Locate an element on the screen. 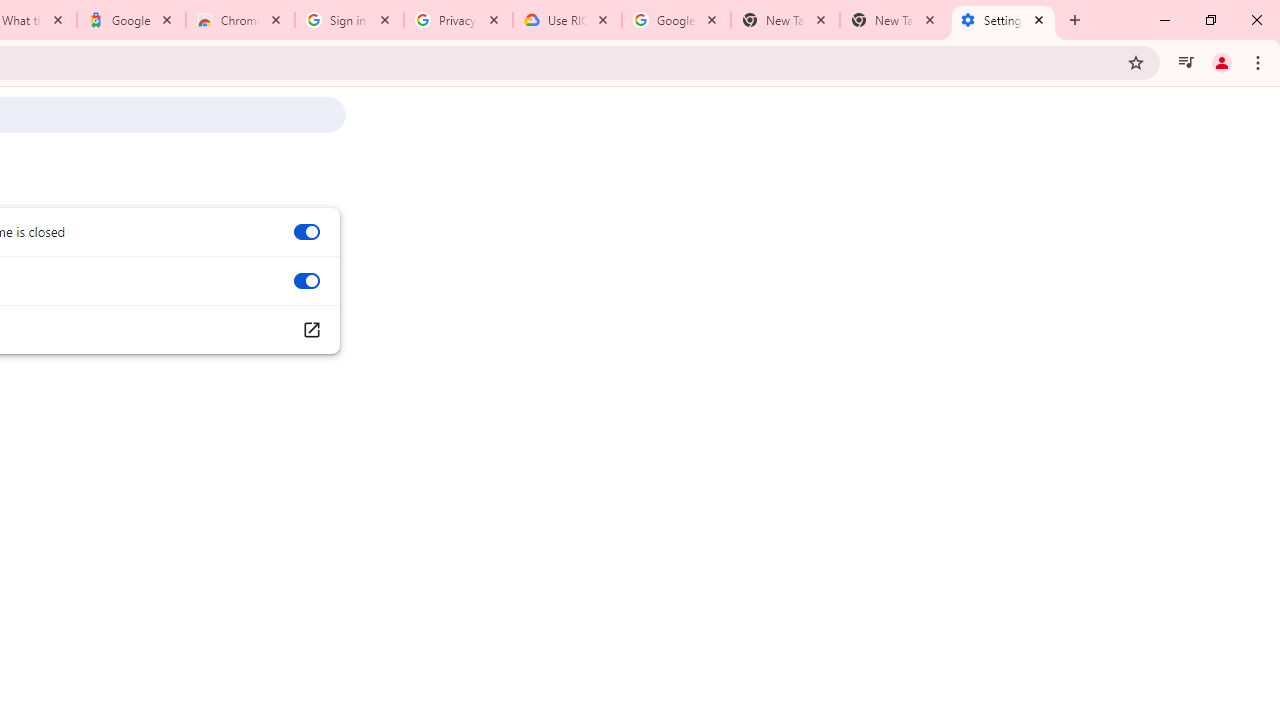  'New Tab' is located at coordinates (893, 20).